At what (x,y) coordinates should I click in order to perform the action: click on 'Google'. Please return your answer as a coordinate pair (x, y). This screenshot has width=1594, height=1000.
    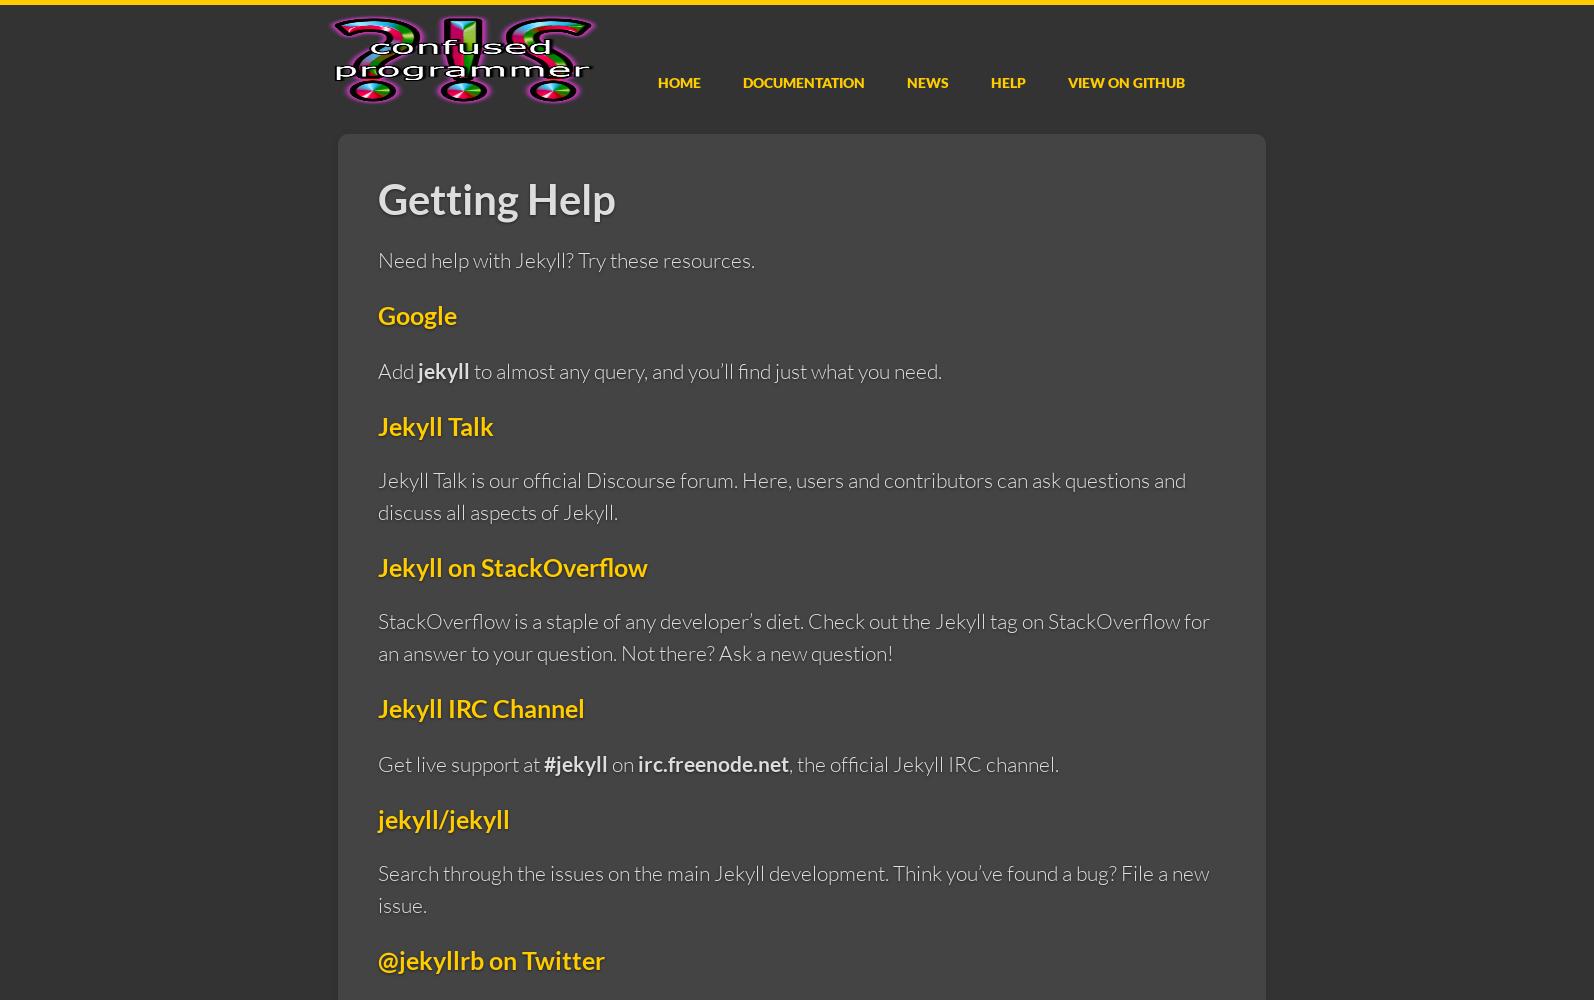
    Looking at the image, I should click on (416, 314).